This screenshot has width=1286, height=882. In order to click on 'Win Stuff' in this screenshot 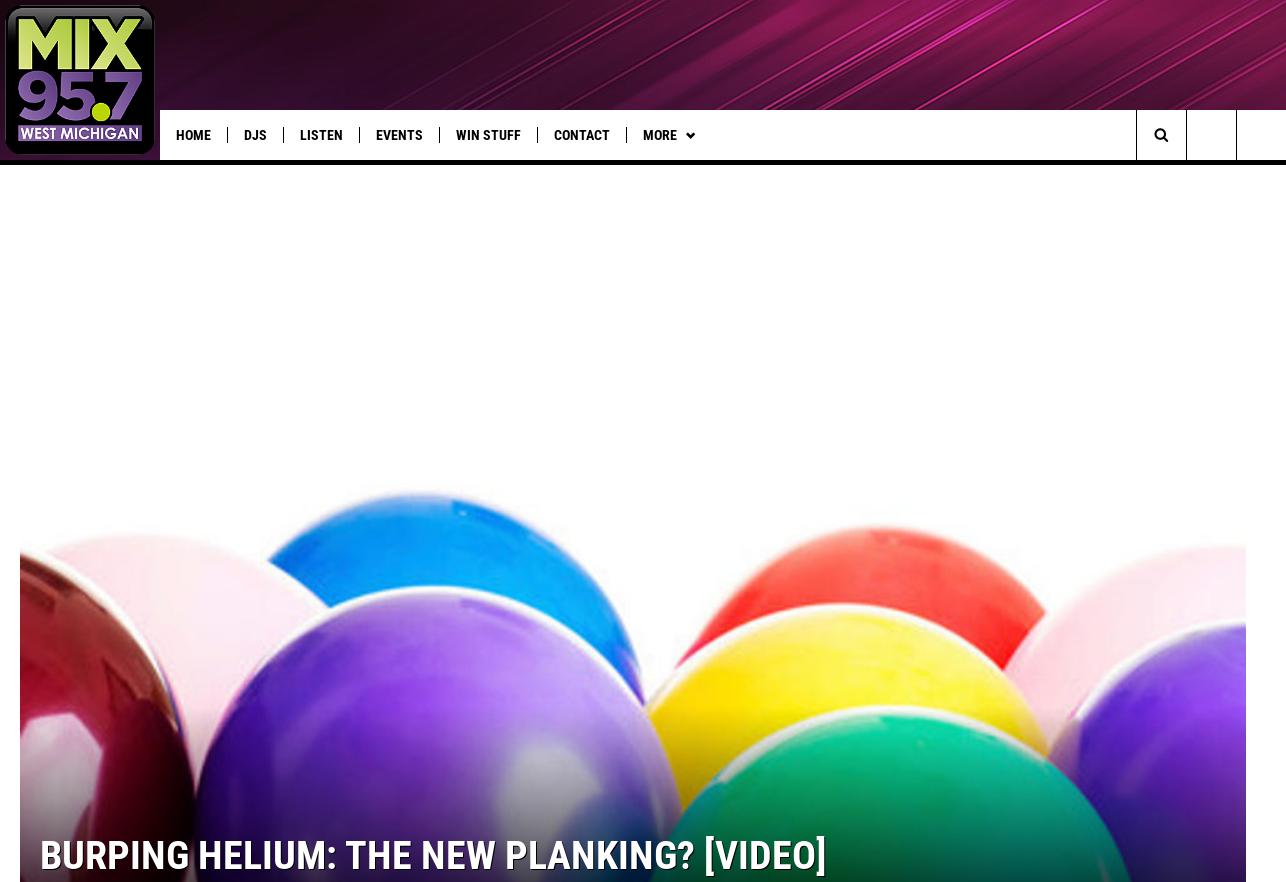, I will do `click(455, 135)`.